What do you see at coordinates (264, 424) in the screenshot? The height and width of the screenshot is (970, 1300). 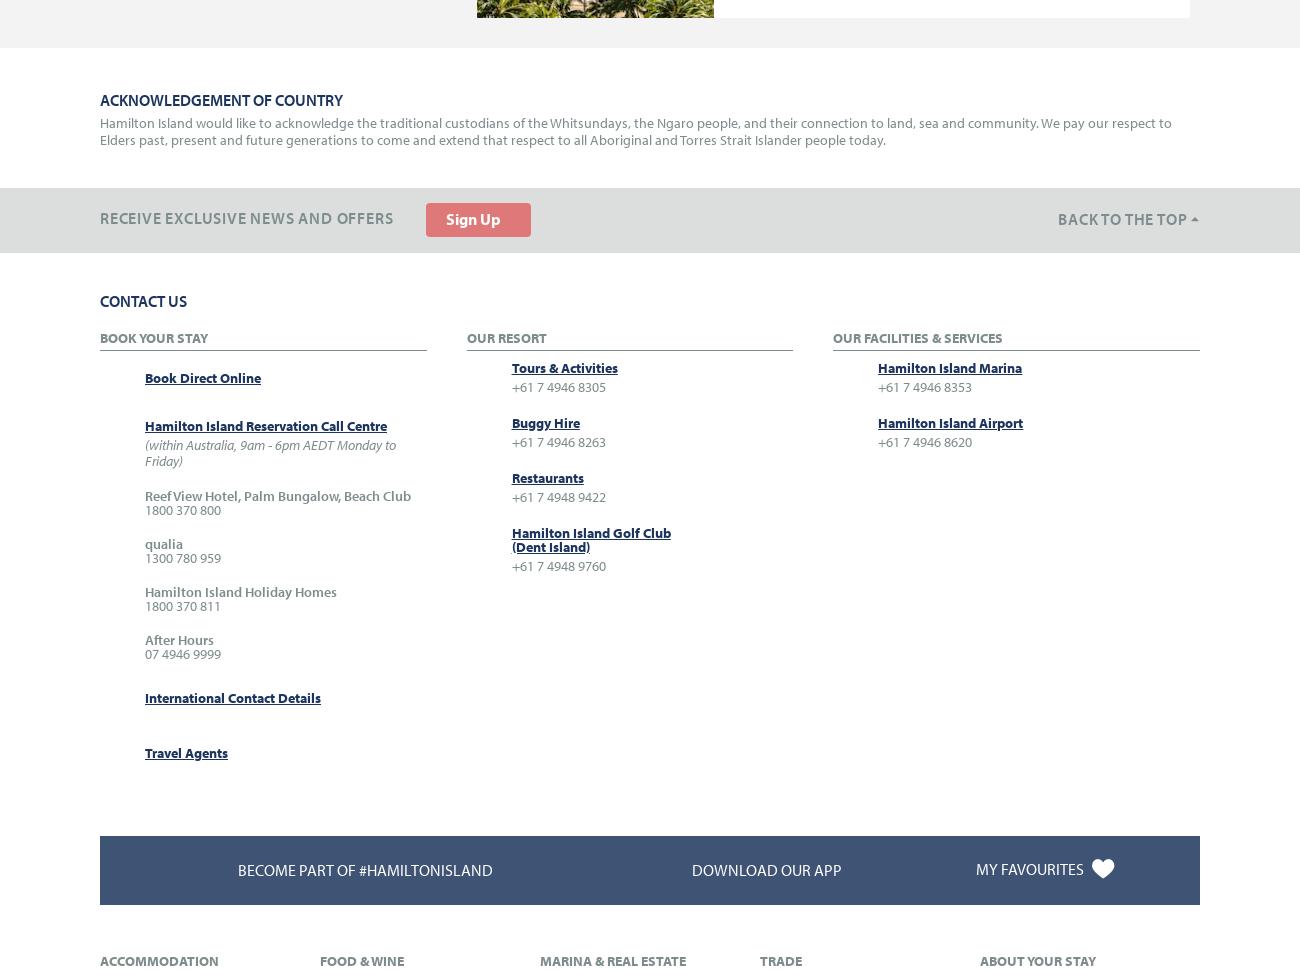 I see `'Hamilton Island Reservation Call Centre'` at bounding box center [264, 424].